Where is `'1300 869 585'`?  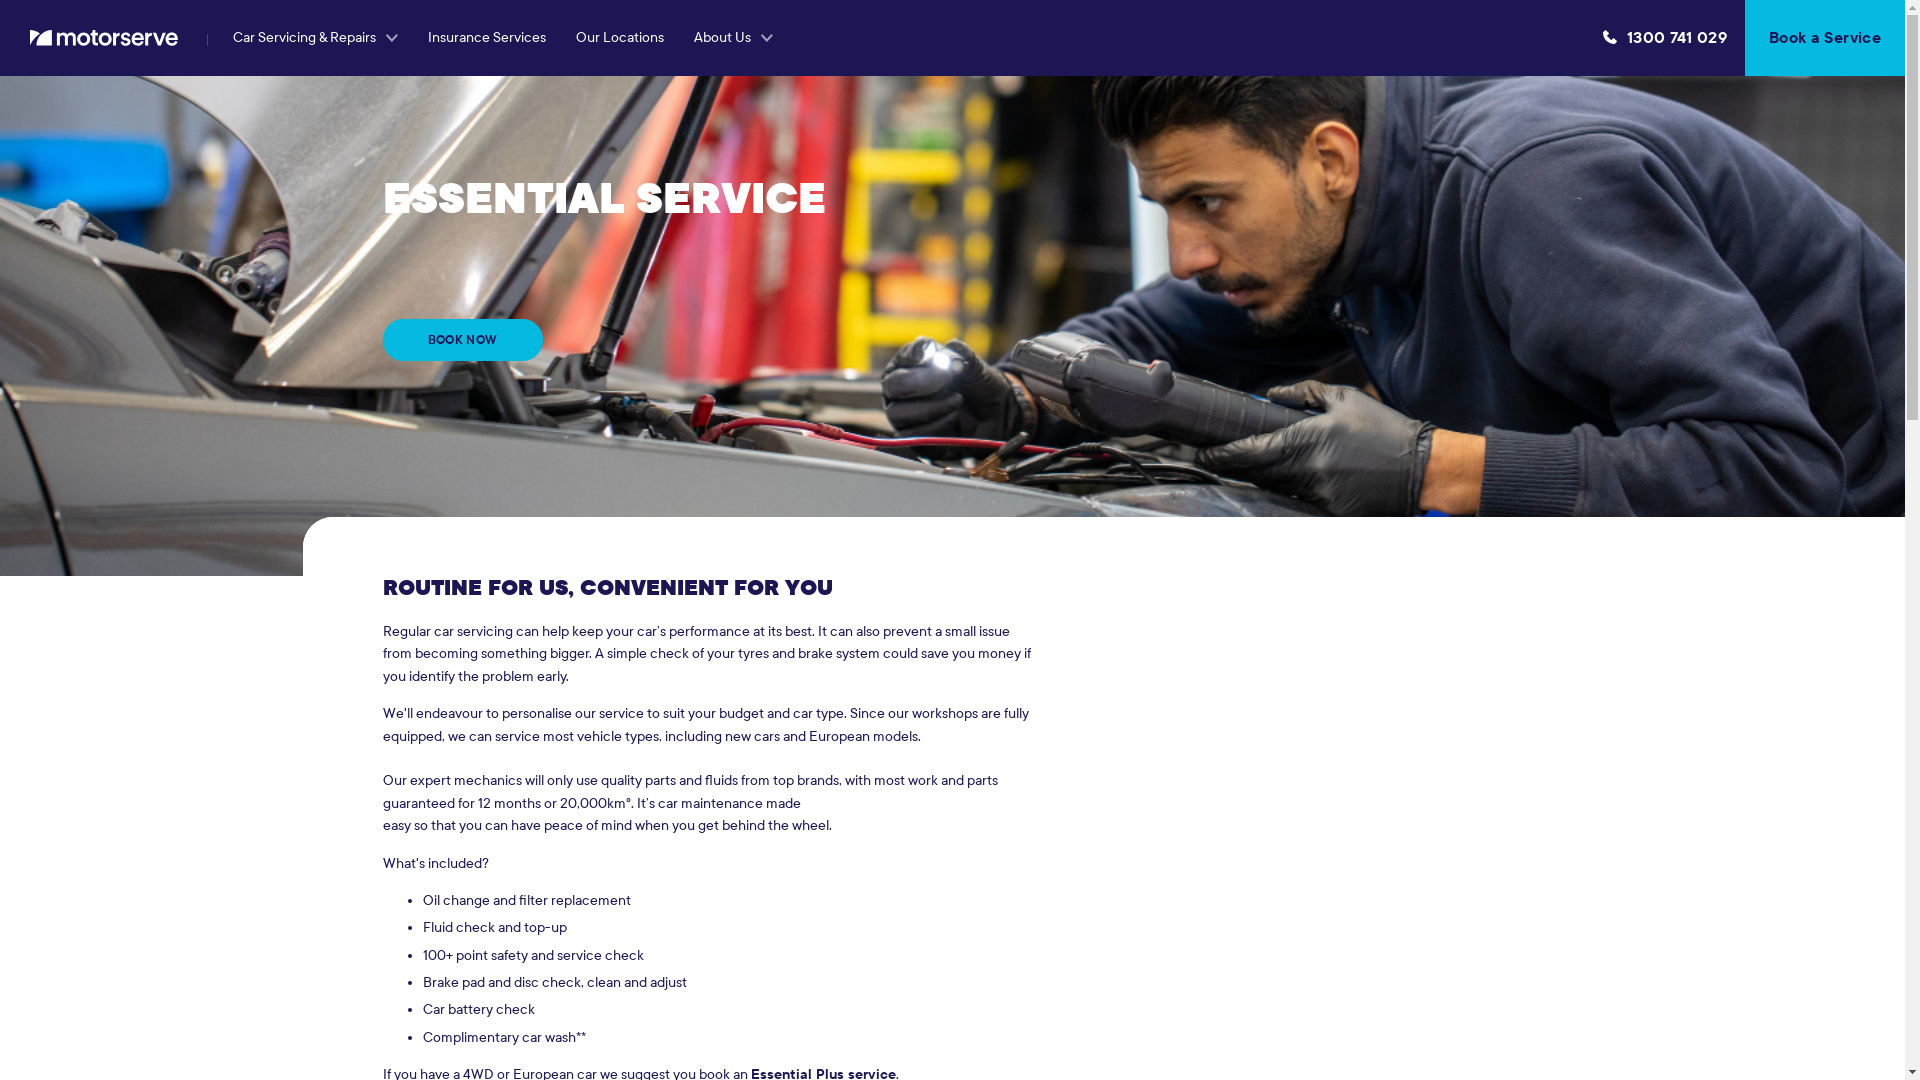
'1300 869 585' is located at coordinates (1665, 38).